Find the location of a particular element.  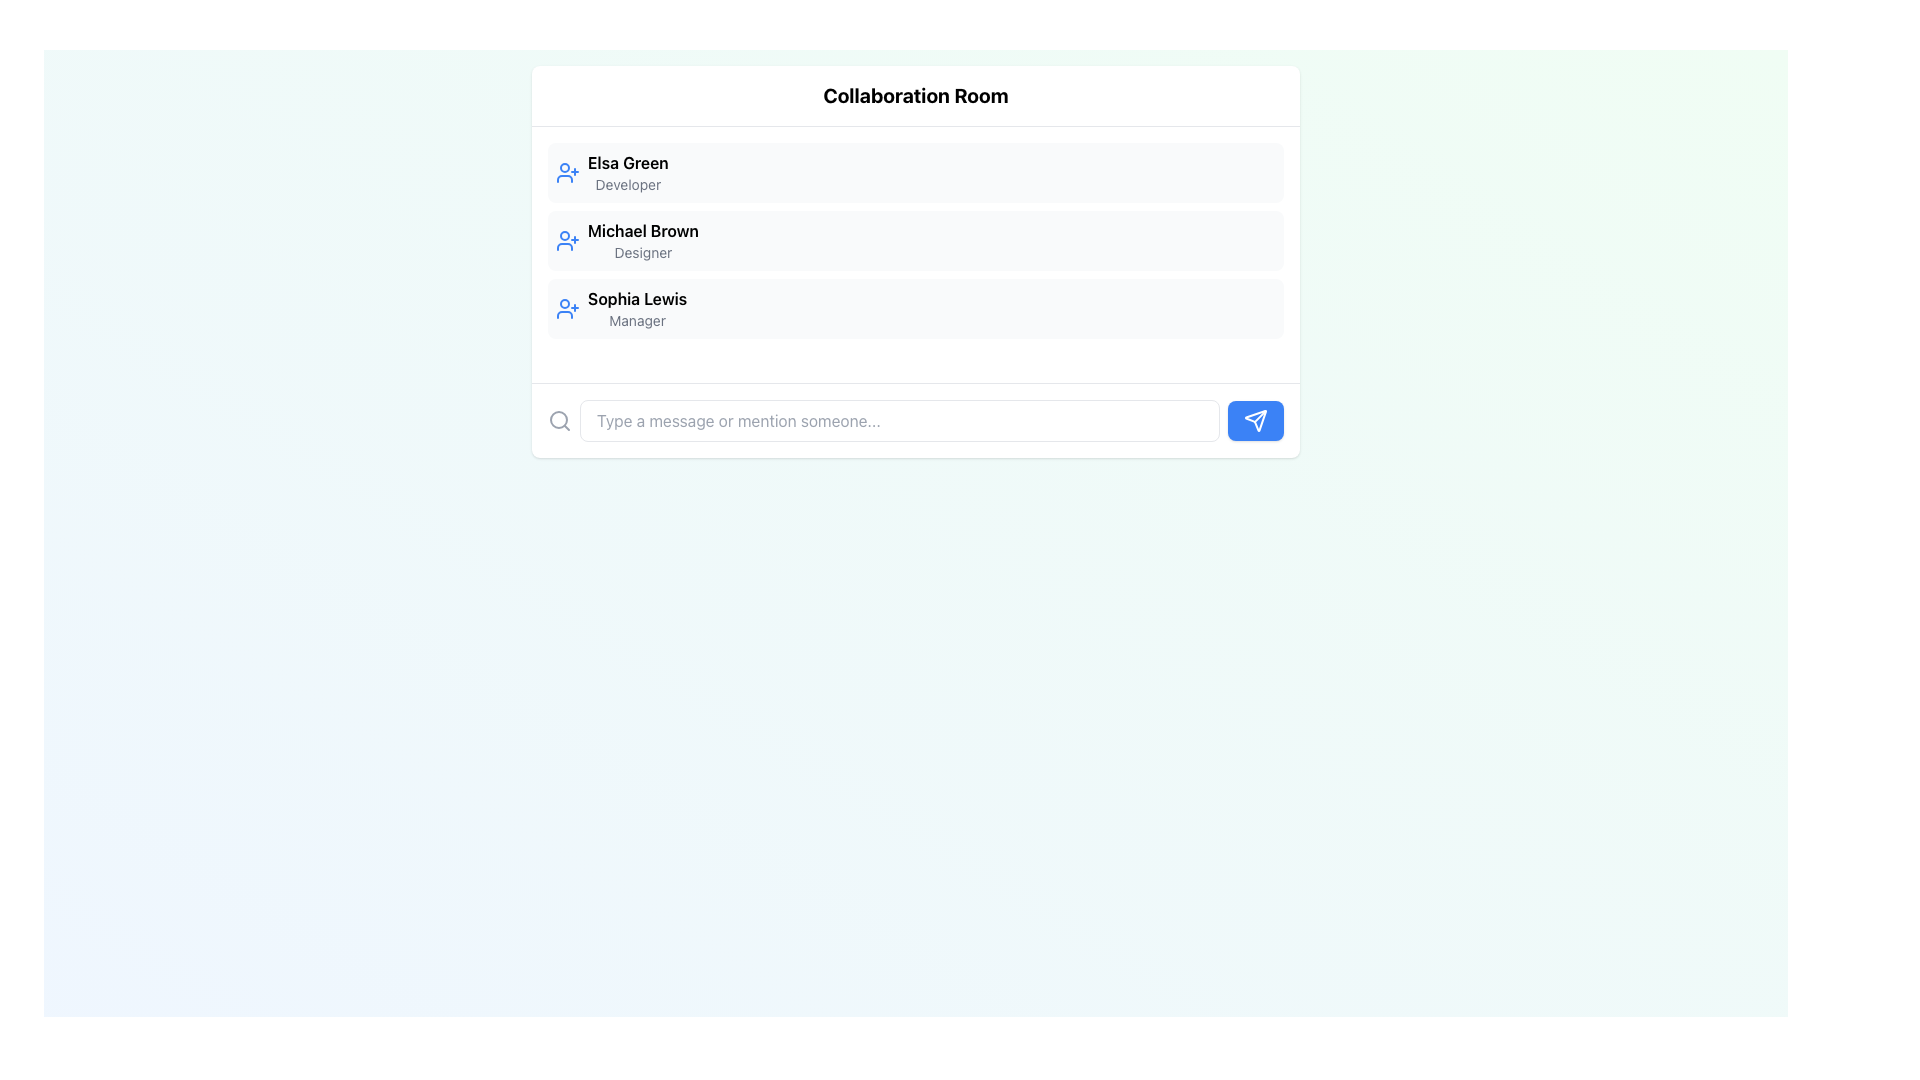

the text displaying 'Elsa Green', the bold name located at the top-left of a list item in the collaboration room interface, to focus on it is located at coordinates (627, 161).